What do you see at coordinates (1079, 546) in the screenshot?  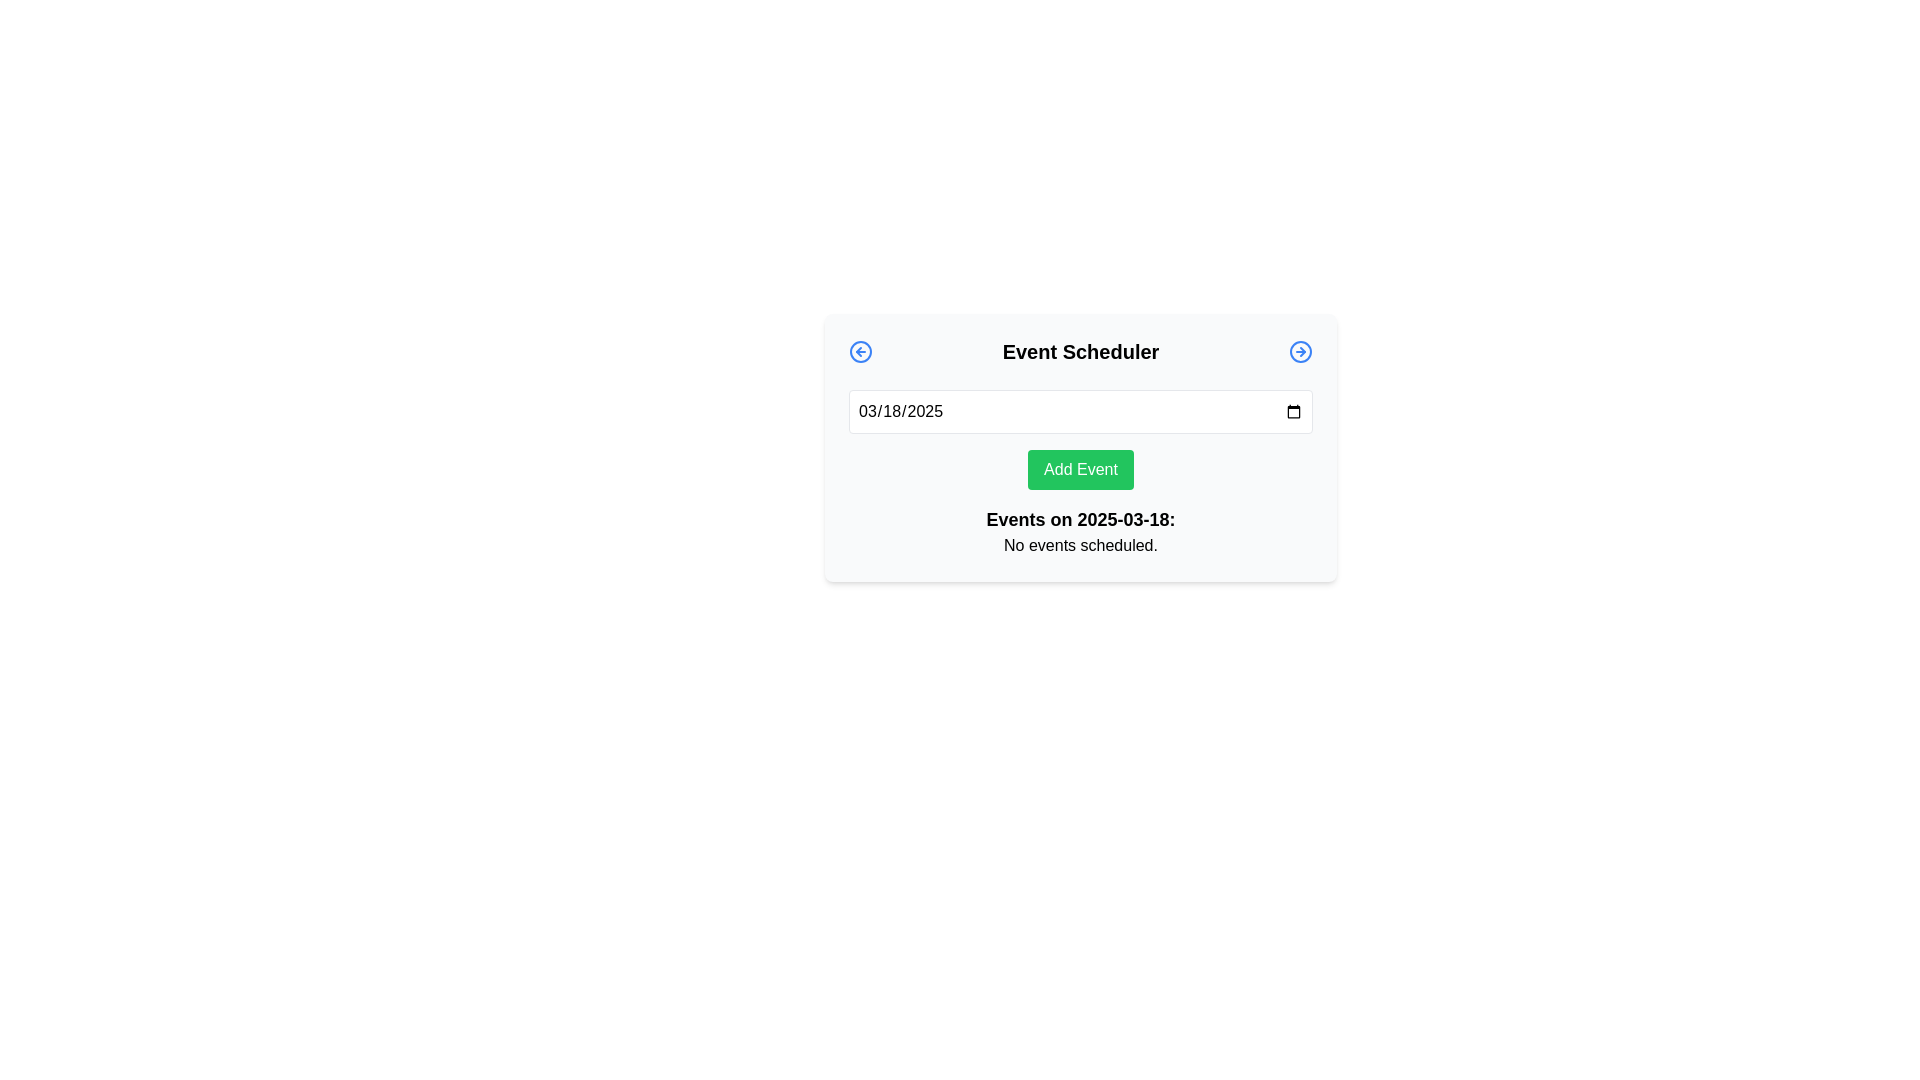 I see `the static text displaying 'No events scheduled.' located below the label 'Events on 2025-03-18:' in the event scheduler interface` at bounding box center [1079, 546].